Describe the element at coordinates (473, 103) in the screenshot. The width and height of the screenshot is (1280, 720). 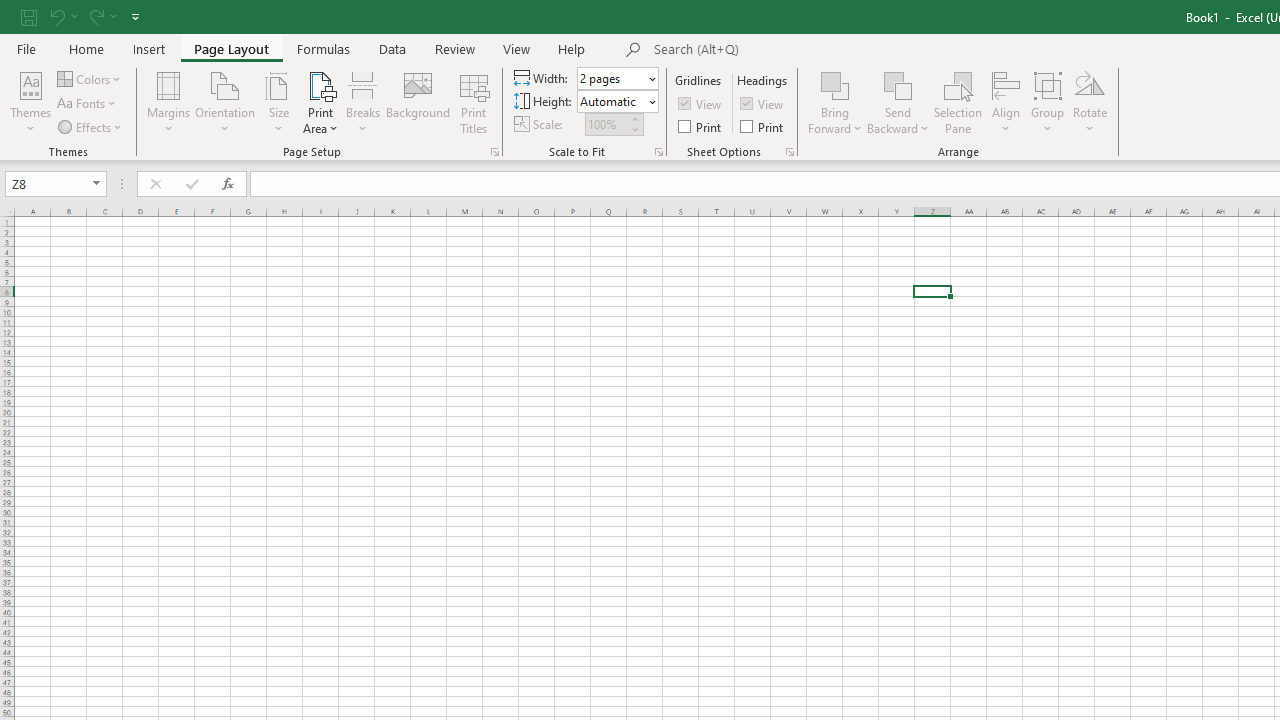
I see `'Print Titles'` at that location.